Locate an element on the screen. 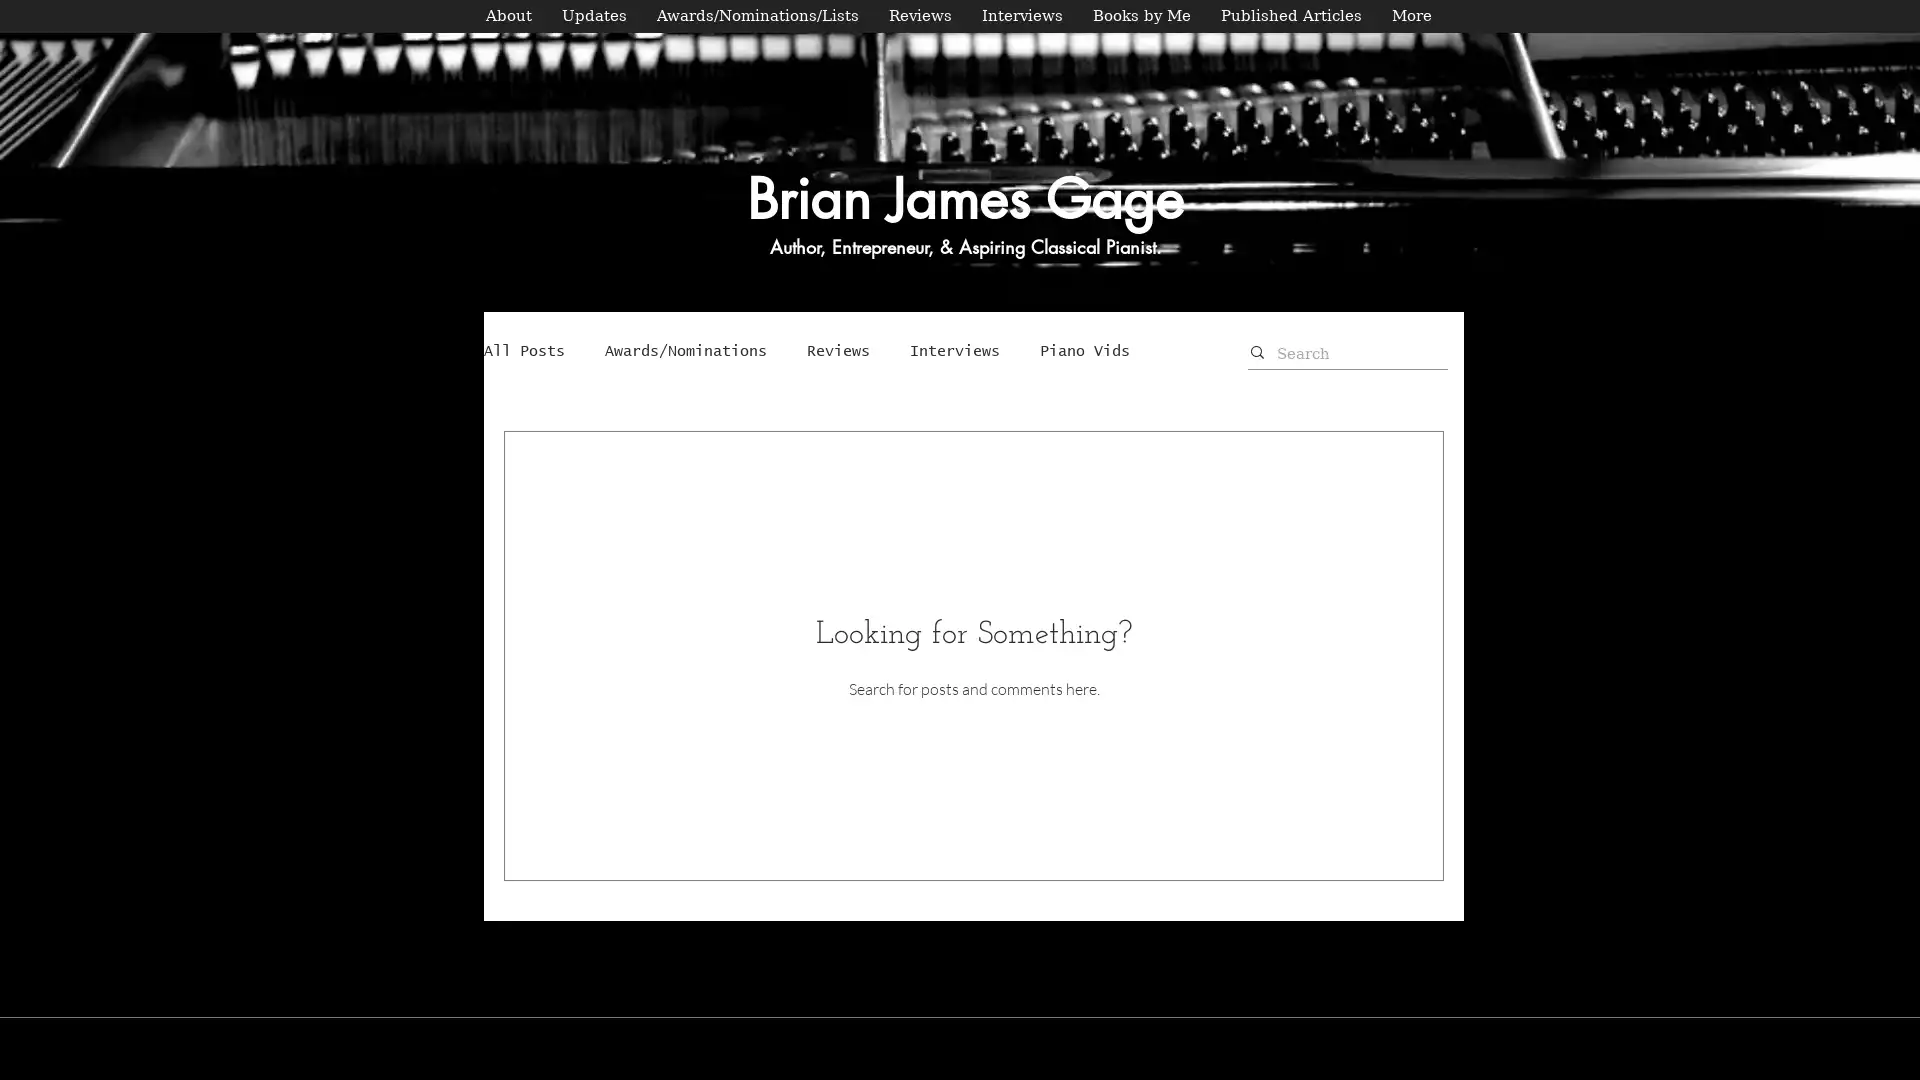 This screenshot has height=1080, width=1920. Reviews is located at coordinates (838, 350).